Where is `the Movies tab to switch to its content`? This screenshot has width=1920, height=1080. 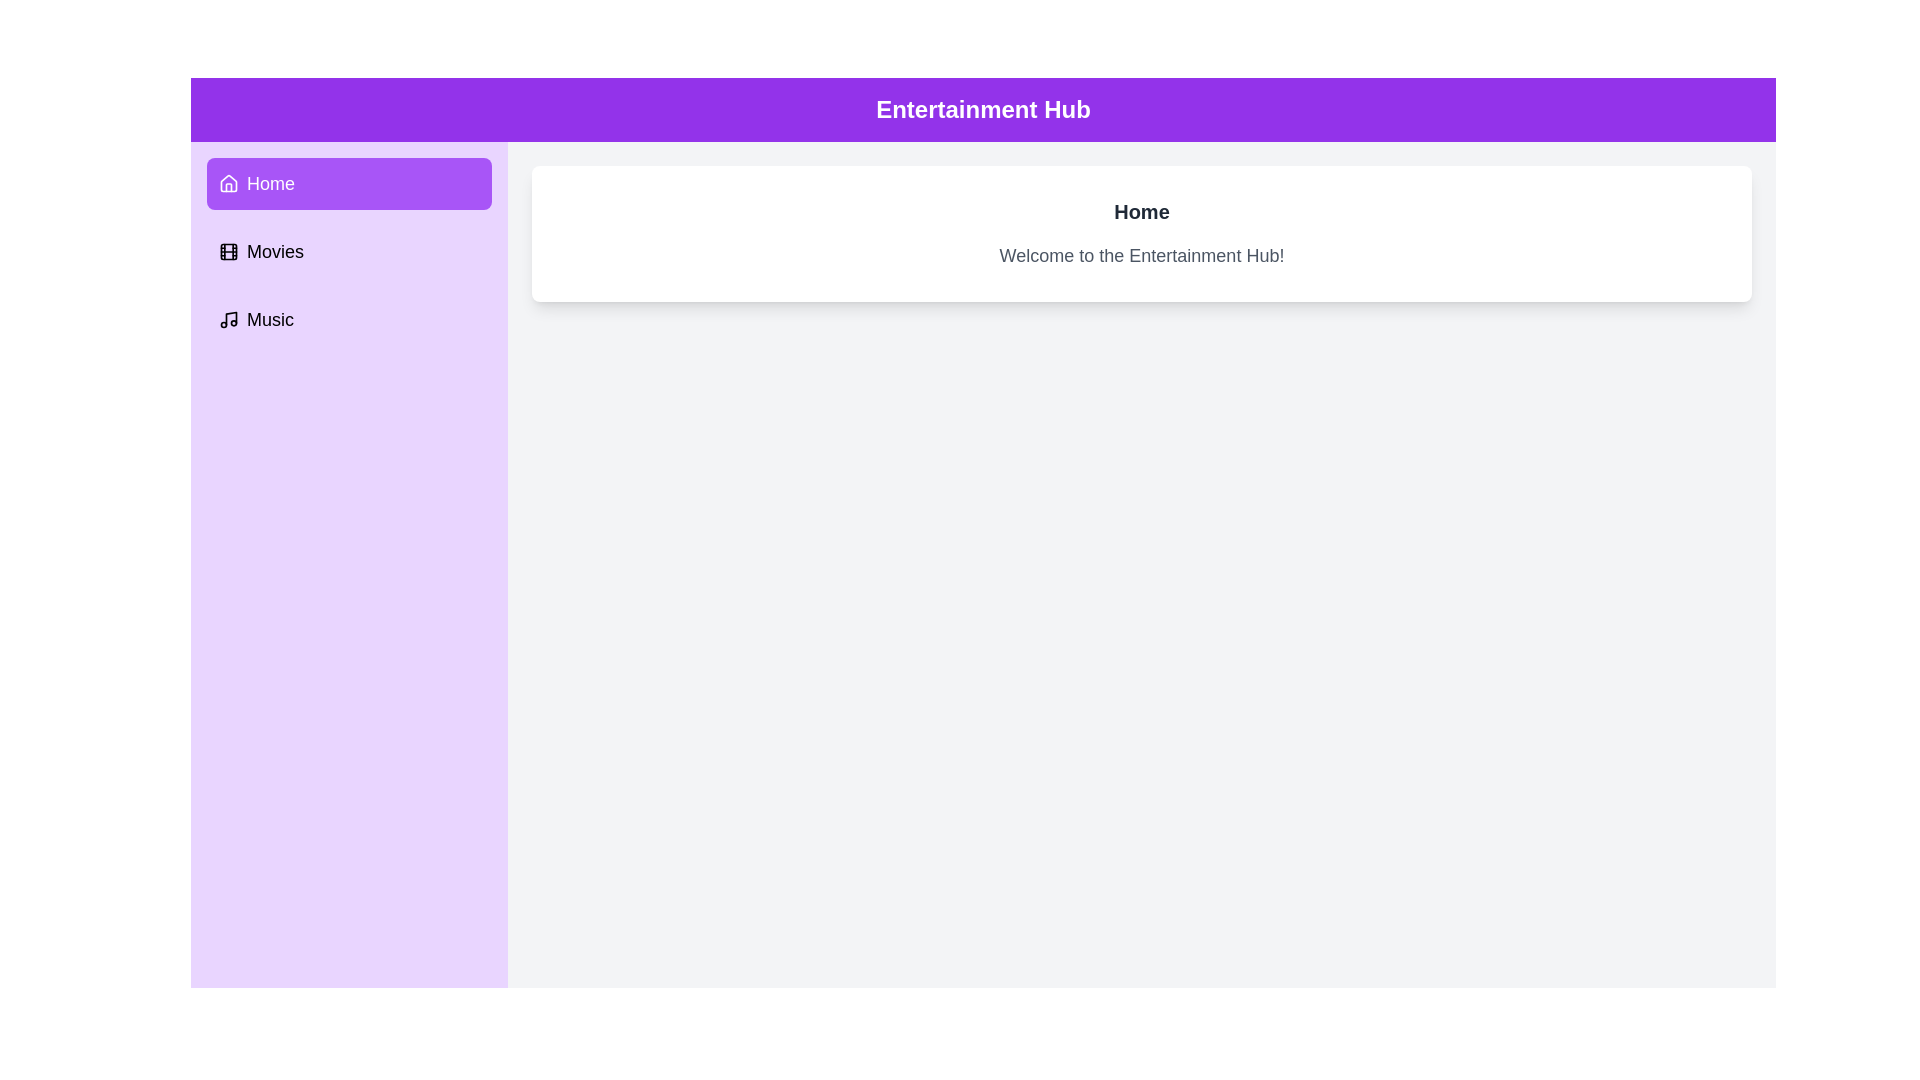
the Movies tab to switch to its content is located at coordinates (349, 250).